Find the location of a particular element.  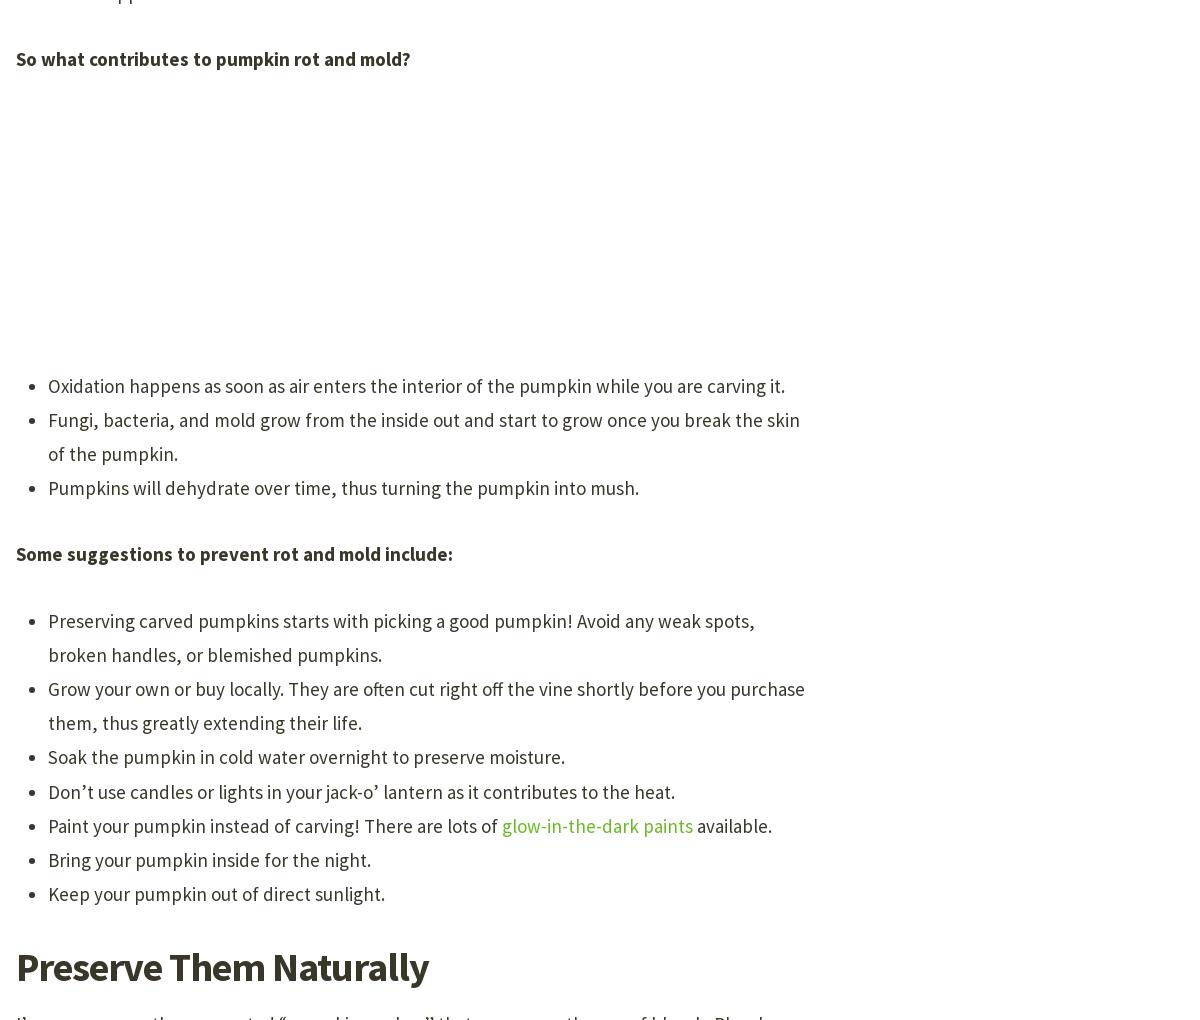

'available.' is located at coordinates (732, 824).